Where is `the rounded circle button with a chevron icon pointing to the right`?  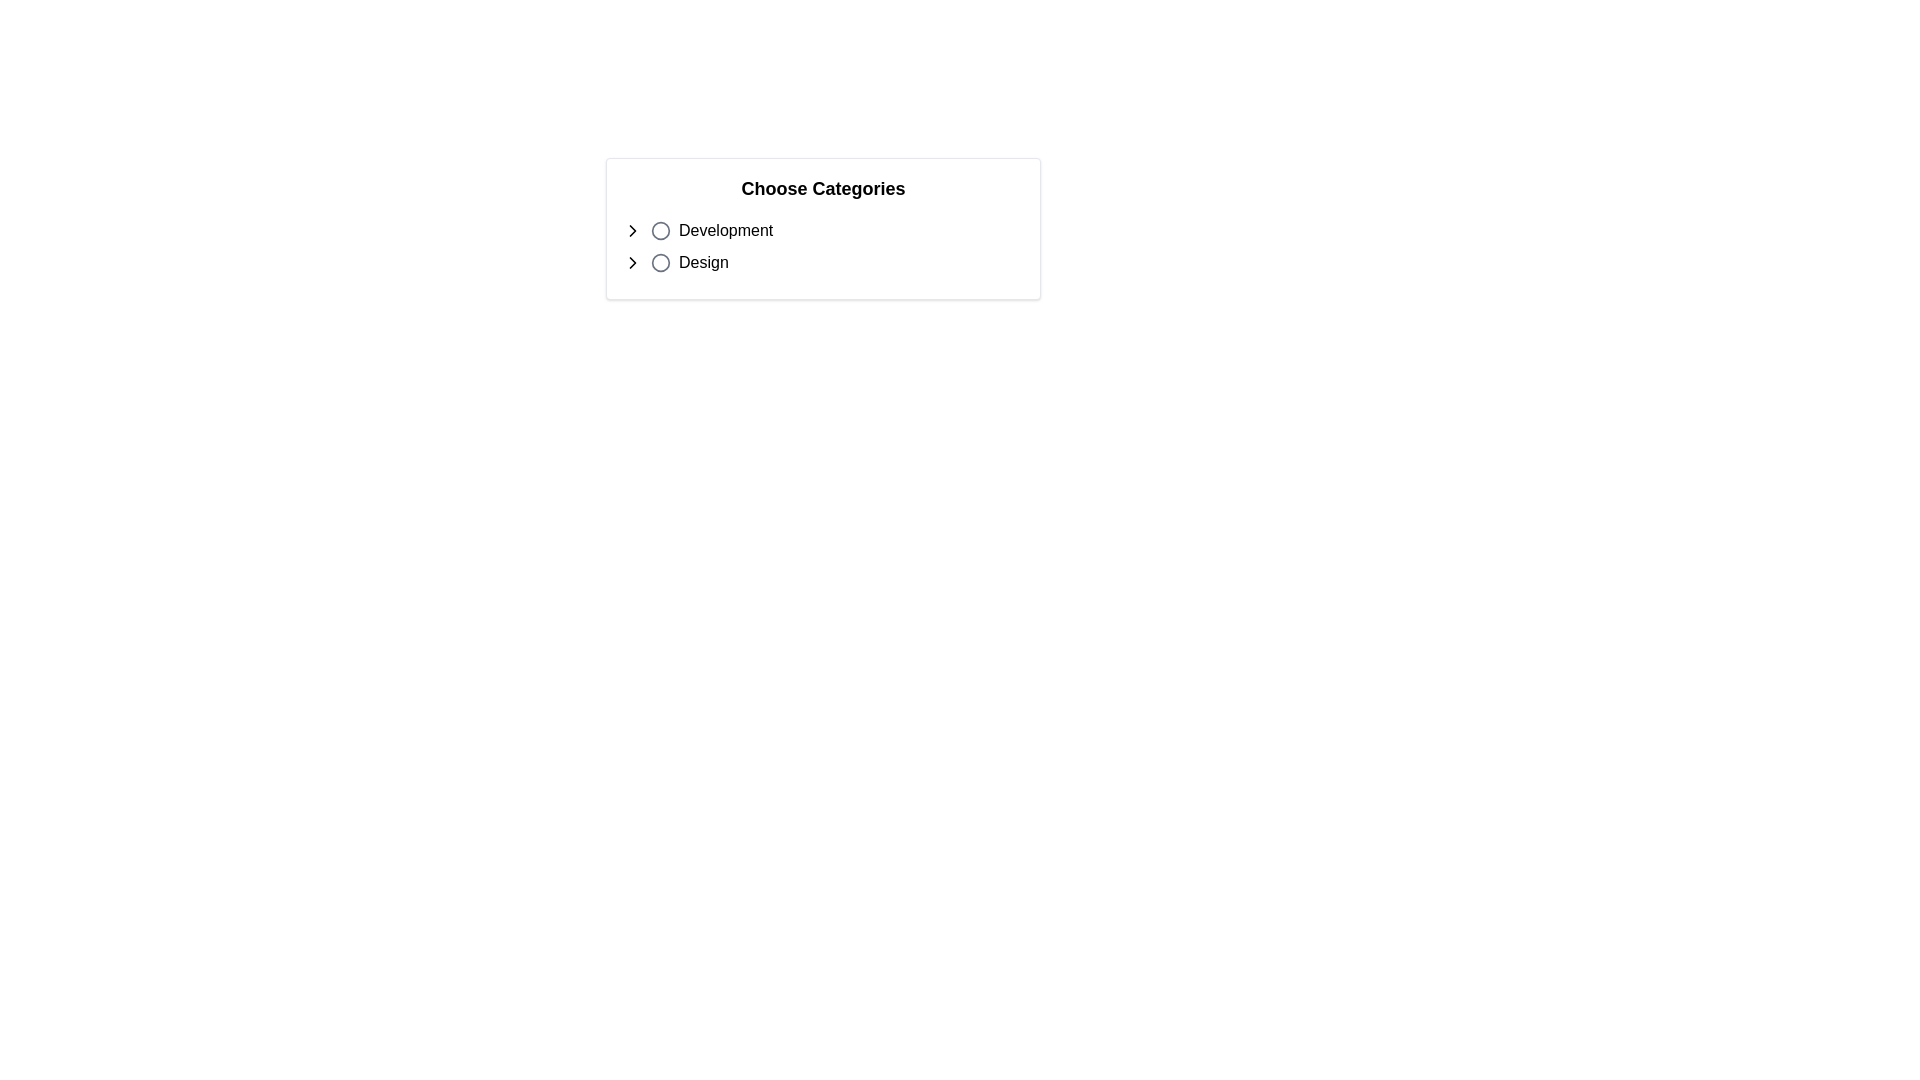
the rounded circle button with a chevron icon pointing to the right is located at coordinates (632, 261).